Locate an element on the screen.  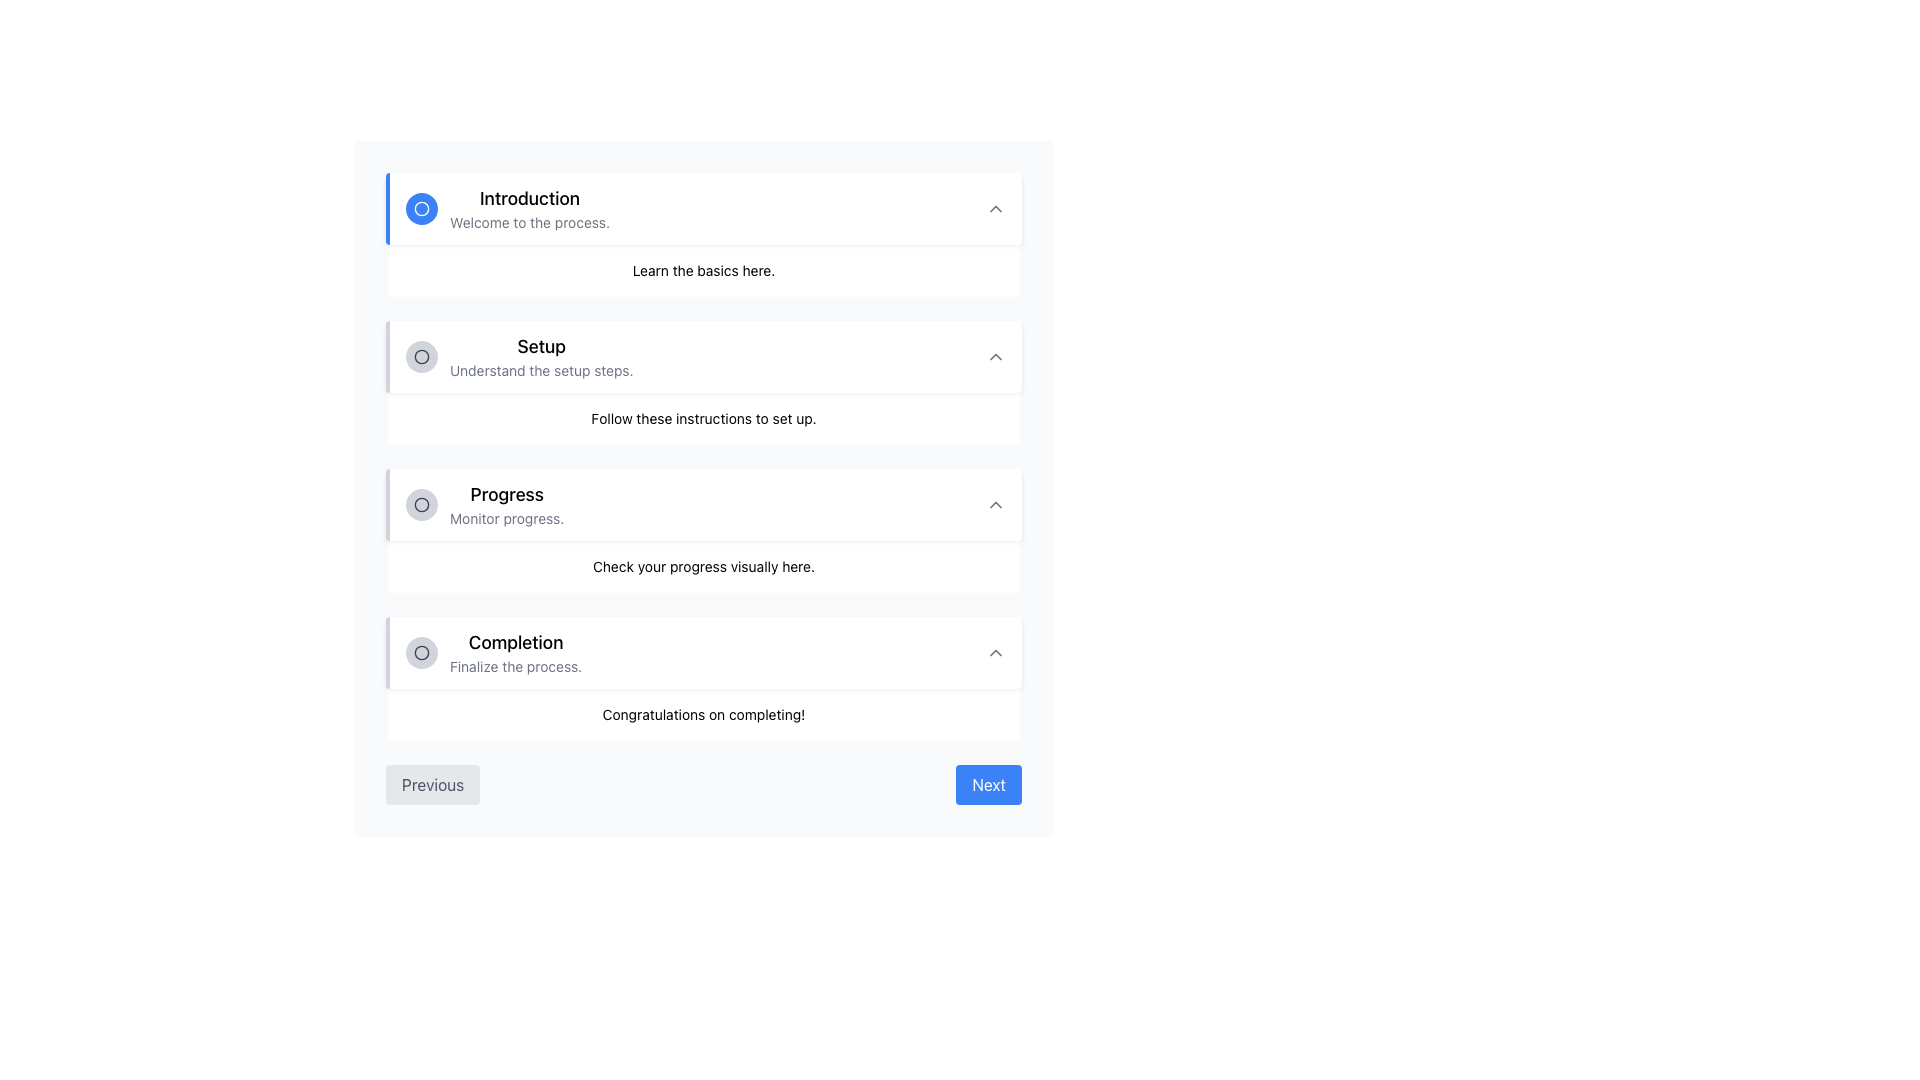
text label that serves as the title for the third step in the vertically stacked navigation menu, positioned above the descriptive text 'Monitor progress.' is located at coordinates (507, 494).